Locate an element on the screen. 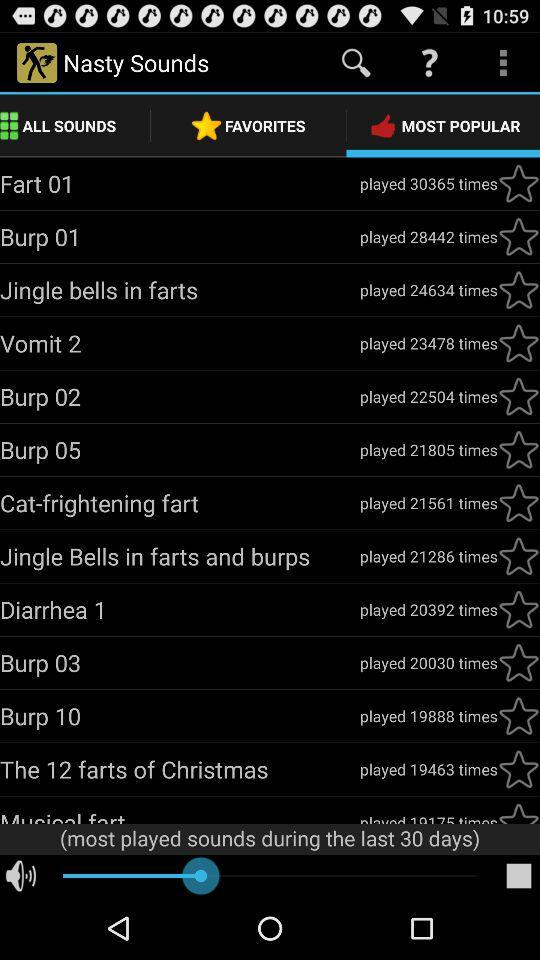 This screenshot has width=540, height=960. favorites option is located at coordinates (518, 343).